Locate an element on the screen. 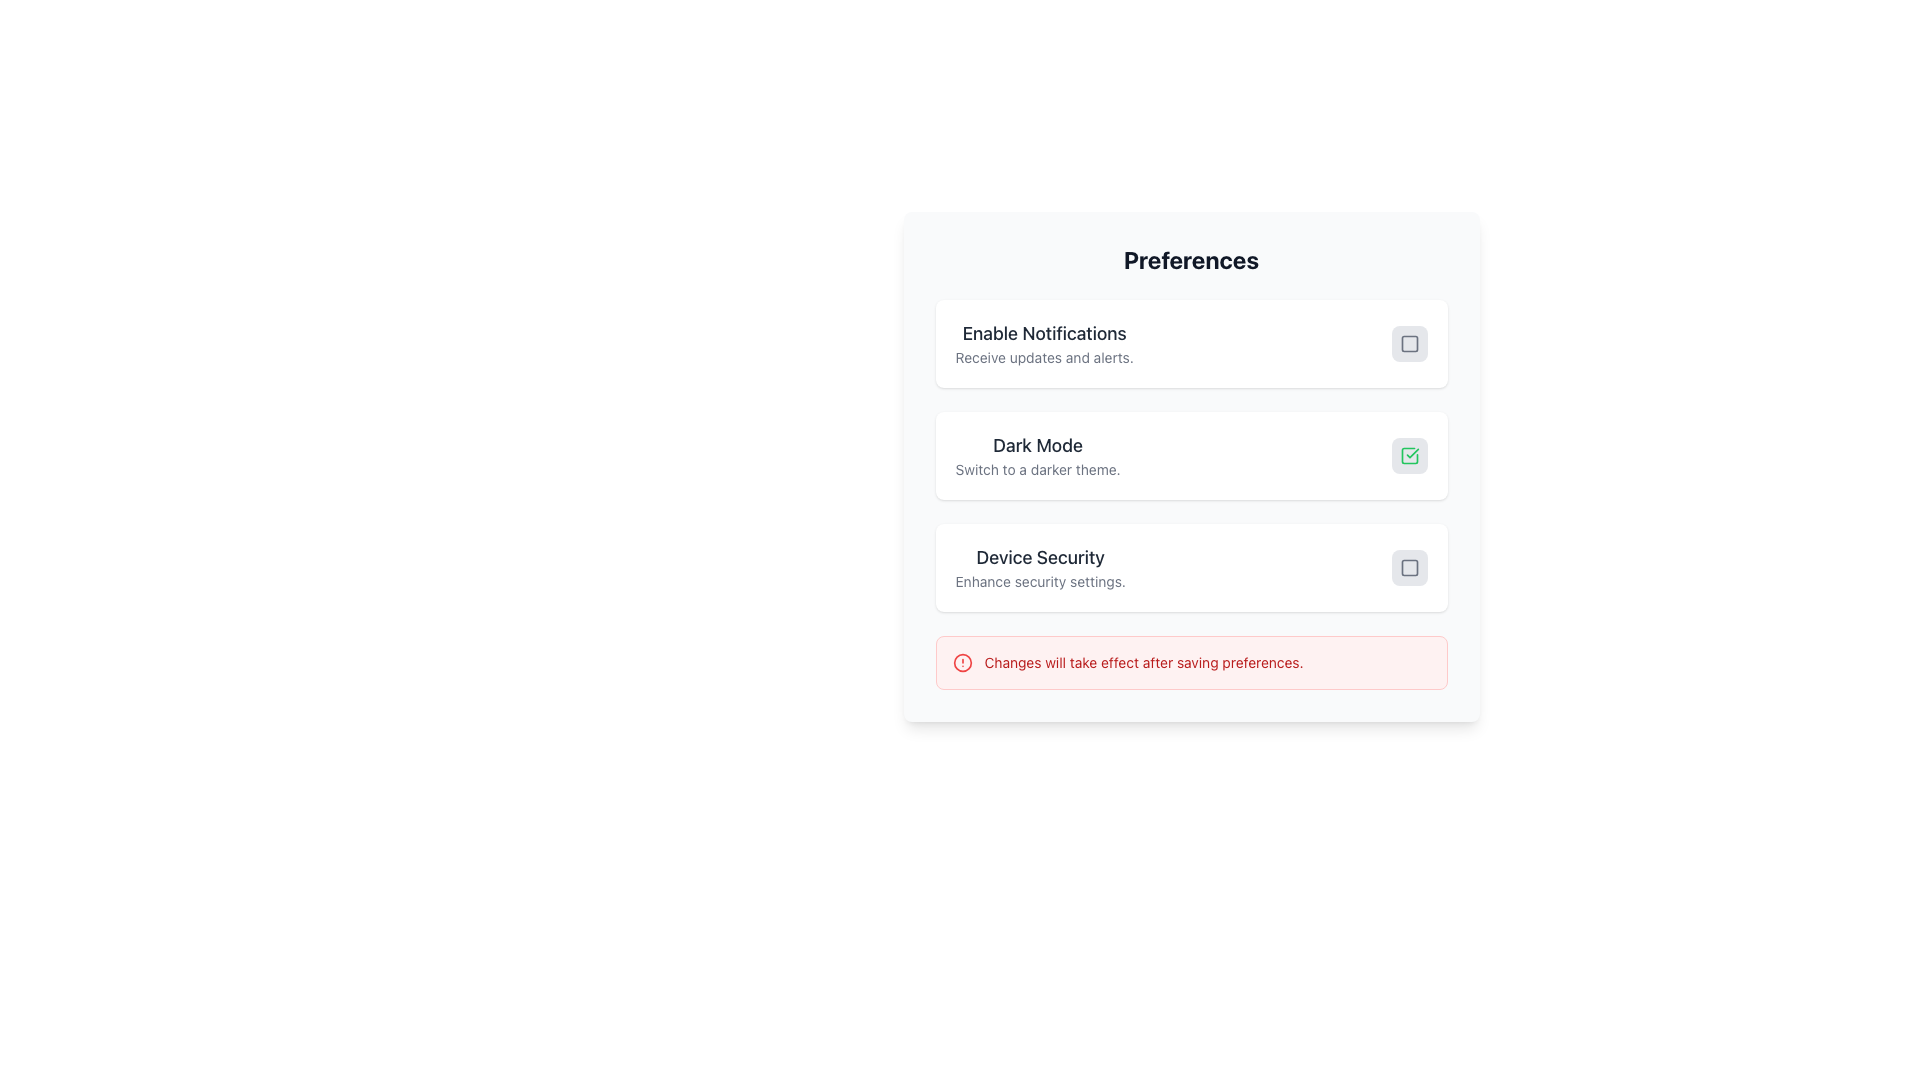 The height and width of the screenshot is (1080, 1920). text element titled 'Enable Notifications' which includes the subtitle 'Receive updates and alerts.' located in the topmost card of the preferences menu is located at coordinates (1043, 342).